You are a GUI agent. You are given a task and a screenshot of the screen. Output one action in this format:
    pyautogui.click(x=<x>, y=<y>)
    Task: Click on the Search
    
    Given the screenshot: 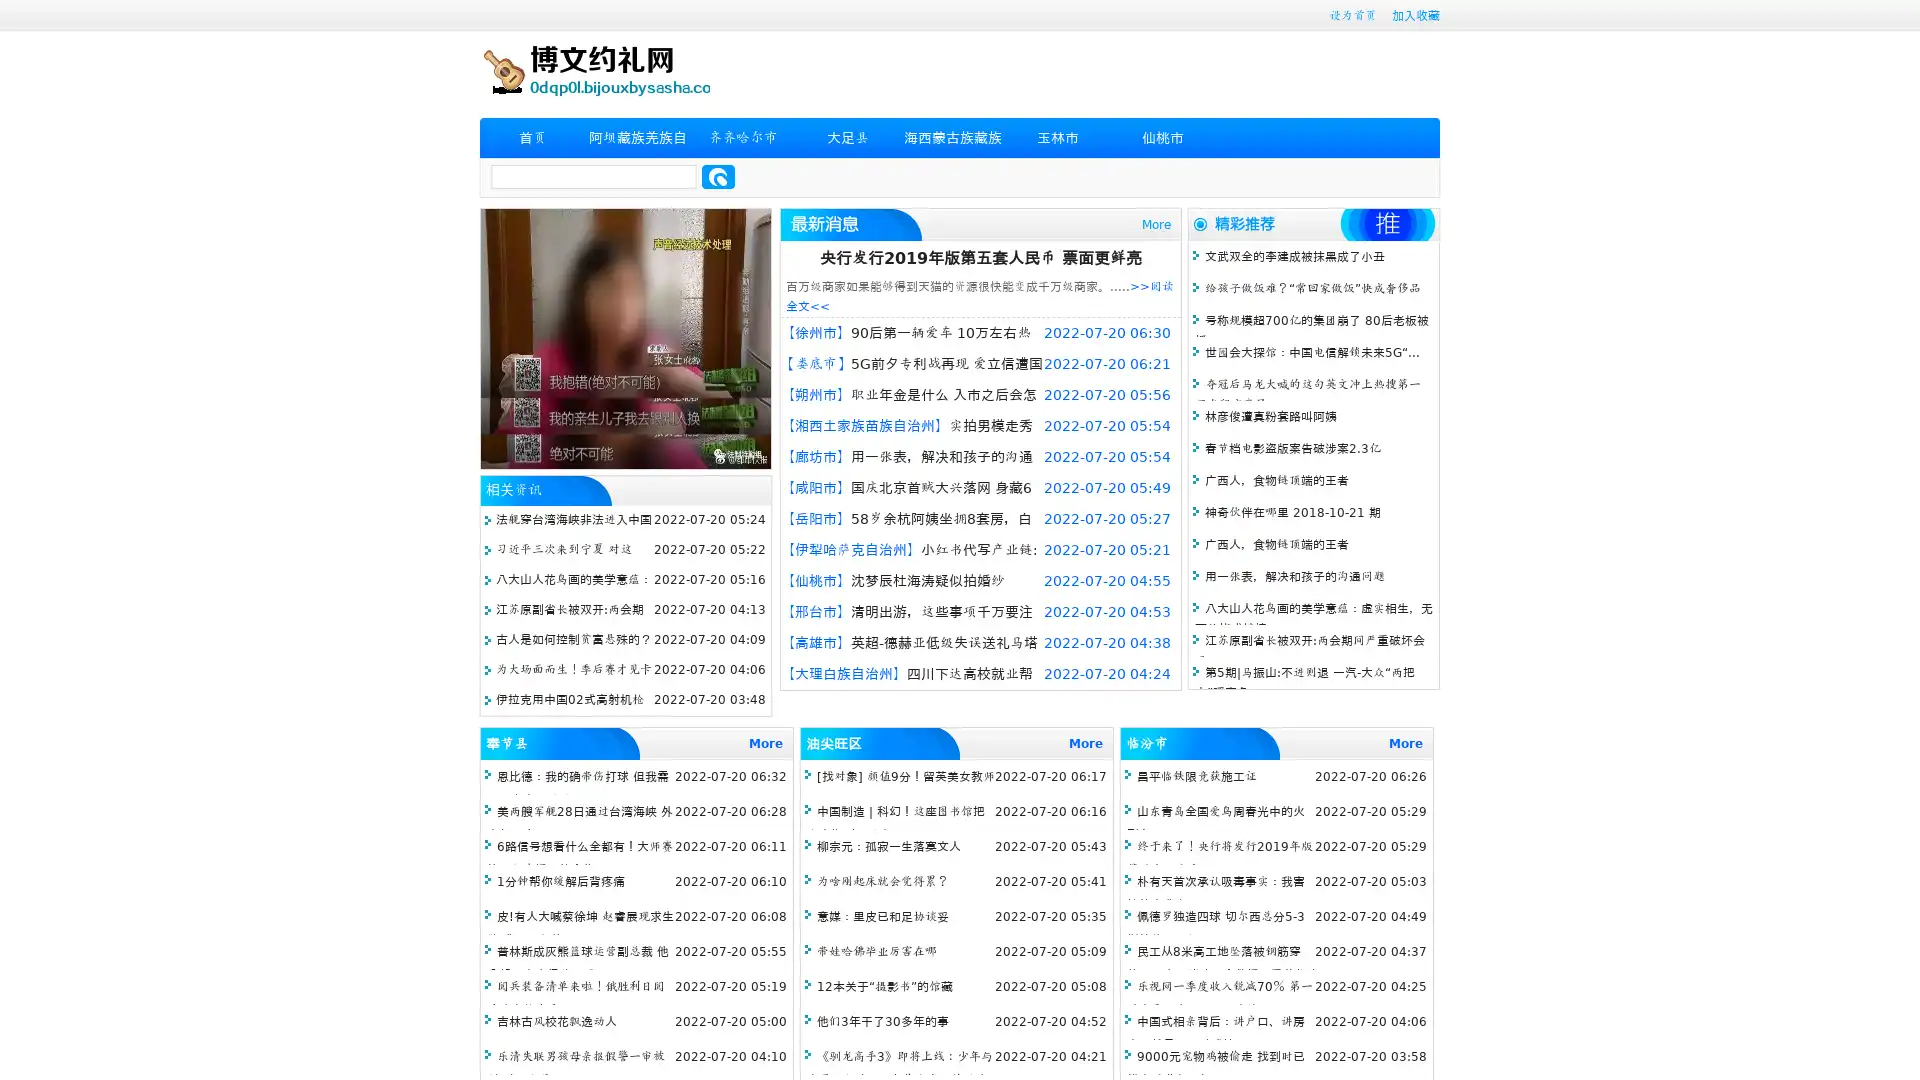 What is the action you would take?
    pyautogui.click(x=718, y=176)
    